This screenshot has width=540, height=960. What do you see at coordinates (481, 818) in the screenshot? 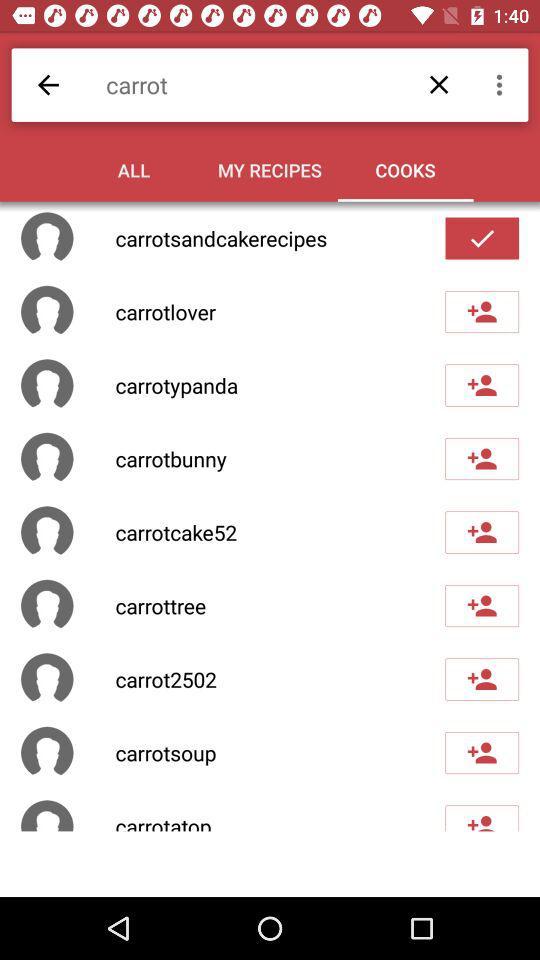
I see `friend` at bounding box center [481, 818].